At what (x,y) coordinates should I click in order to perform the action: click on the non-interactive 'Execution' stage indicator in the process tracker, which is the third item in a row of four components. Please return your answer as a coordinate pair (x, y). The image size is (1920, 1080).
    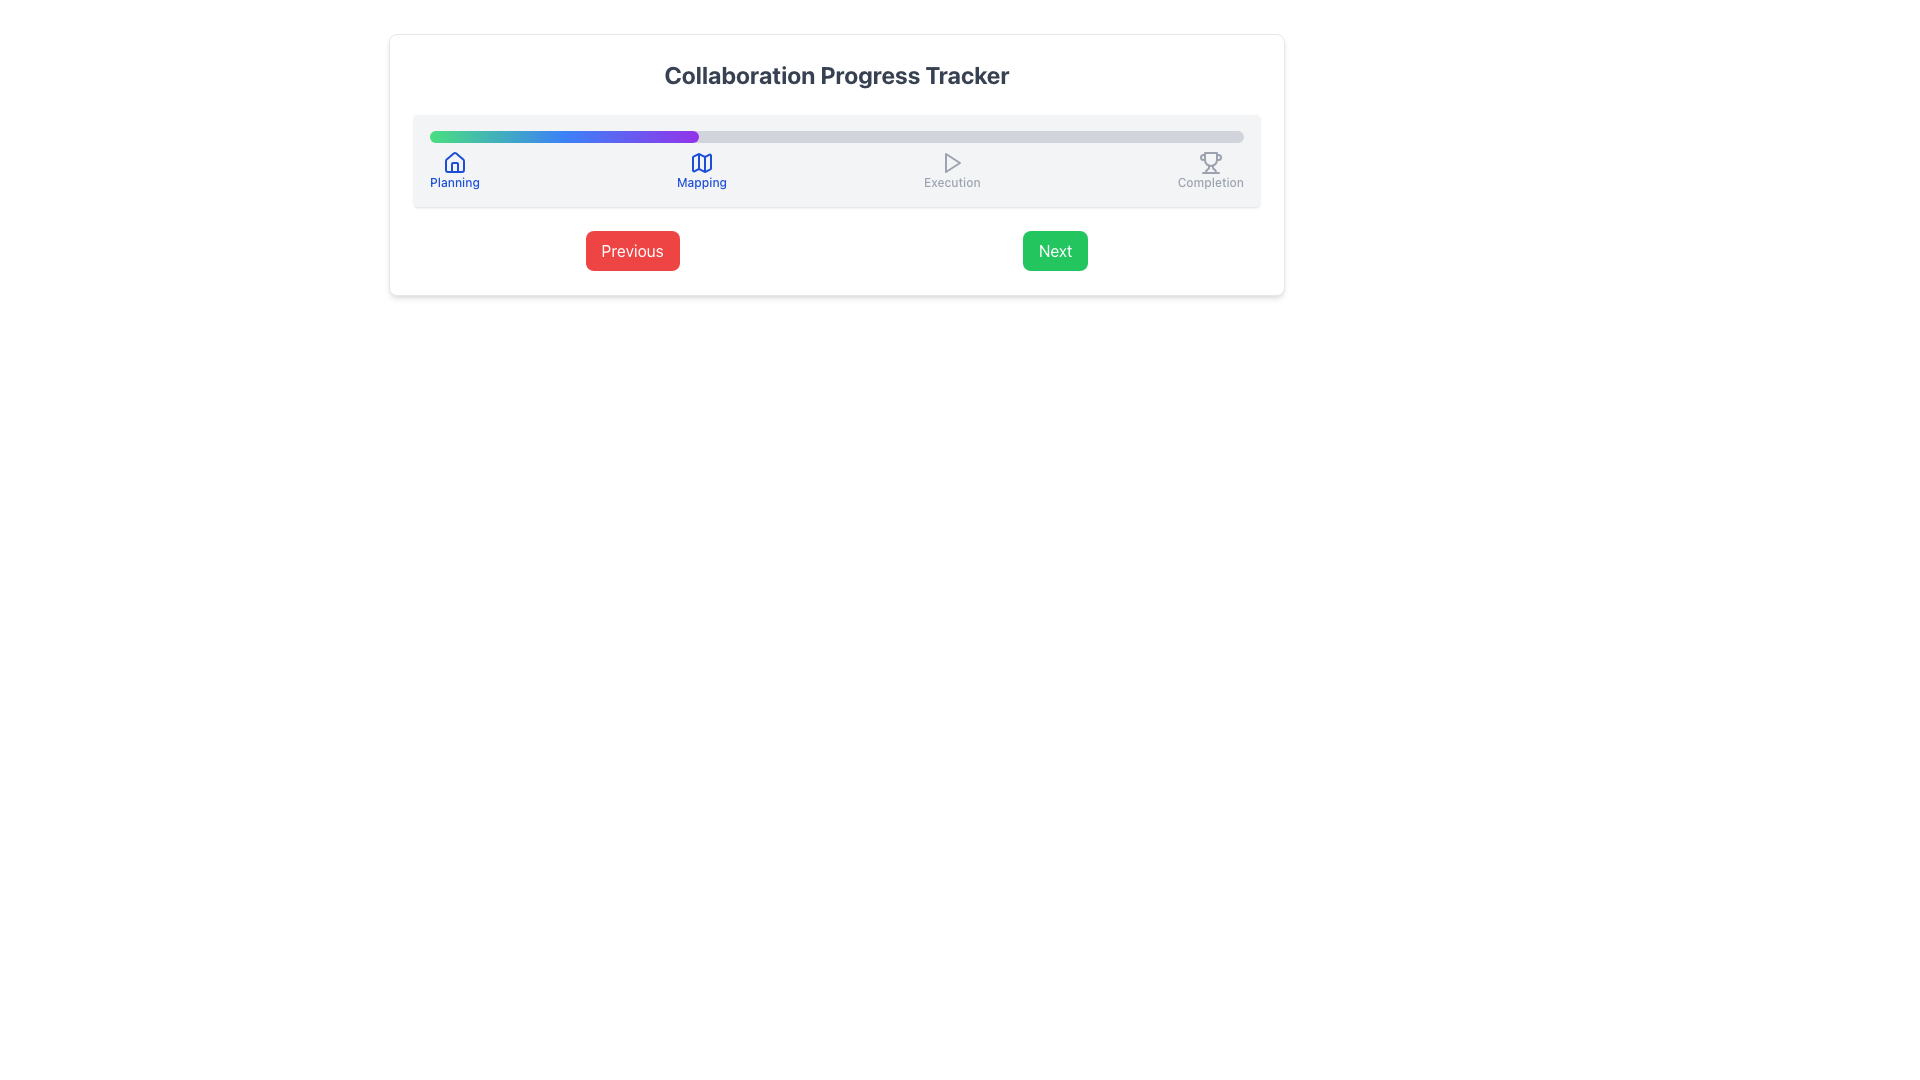
    Looking at the image, I should click on (951, 169).